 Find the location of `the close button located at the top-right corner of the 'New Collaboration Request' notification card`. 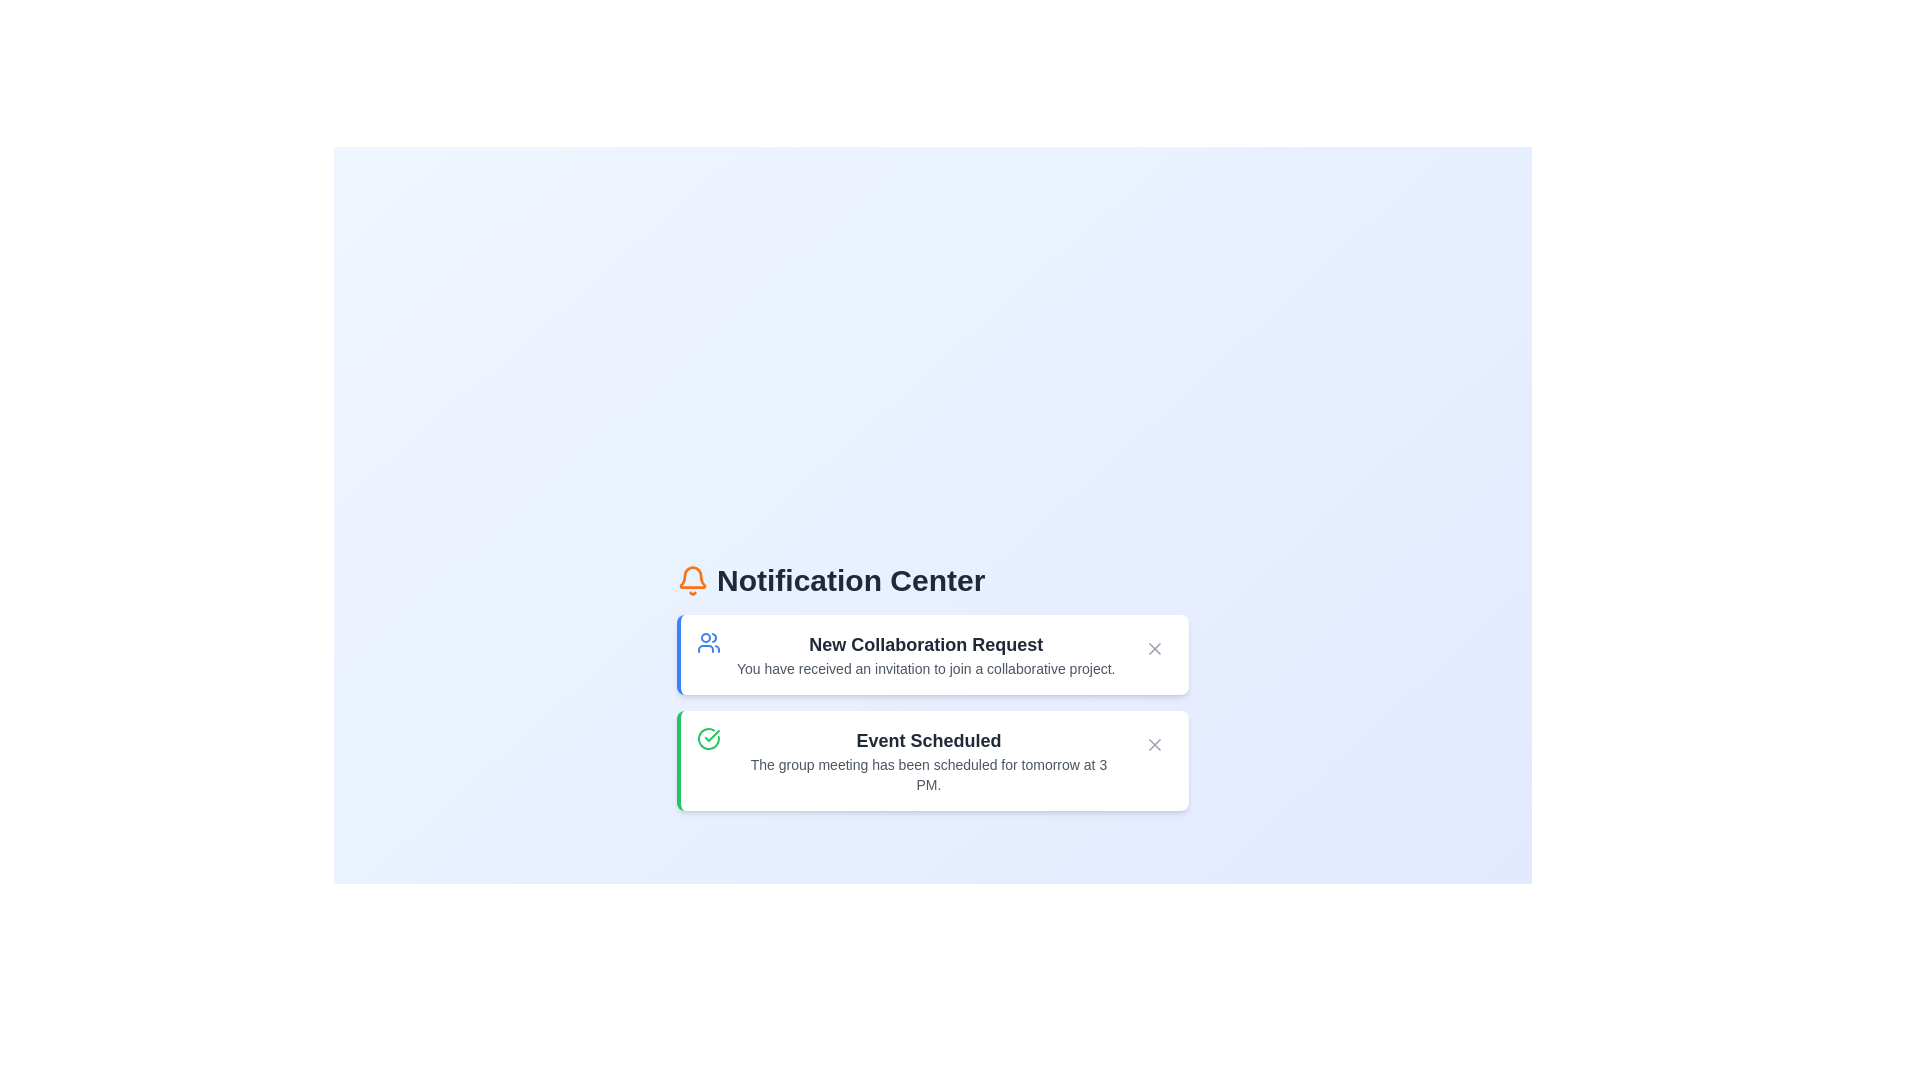

the close button located at the top-right corner of the 'New Collaboration Request' notification card is located at coordinates (1155, 648).